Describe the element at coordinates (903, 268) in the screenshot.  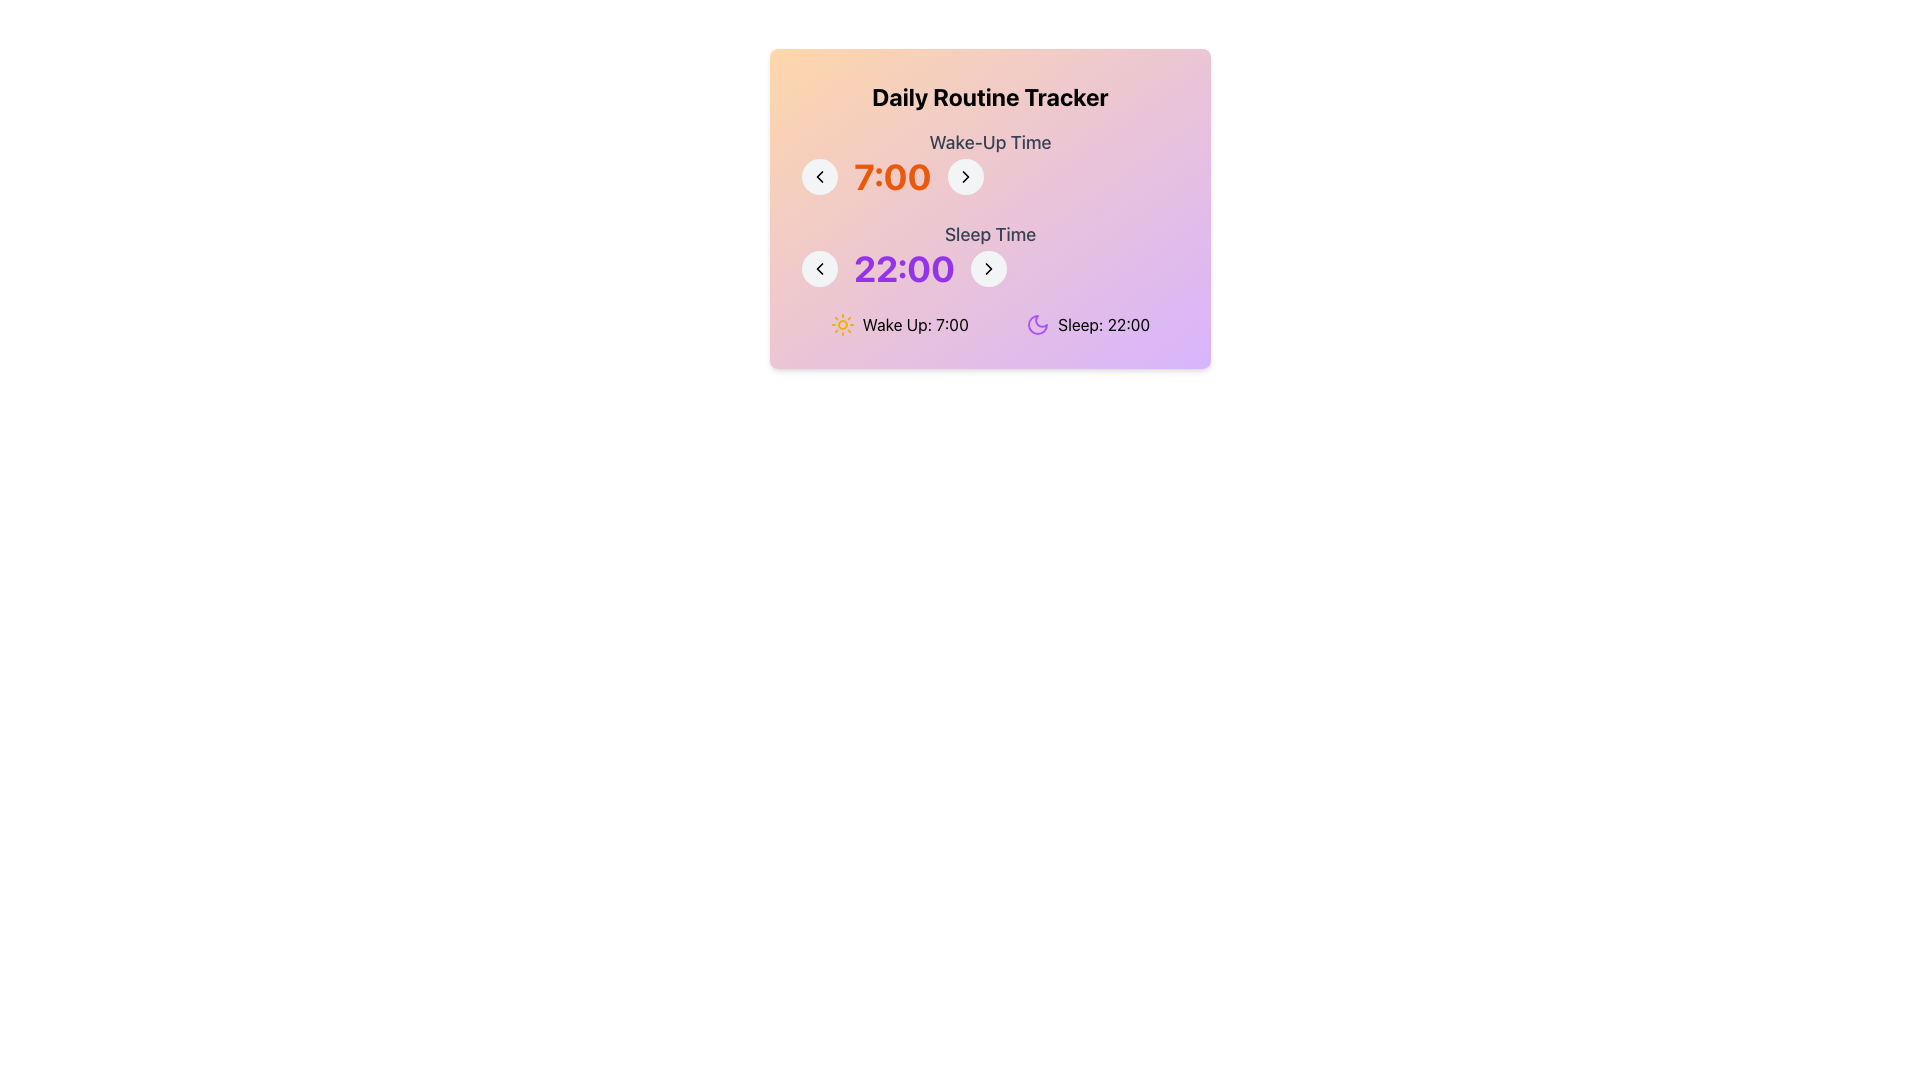
I see `the static text label displaying the time '22:00' located in the 'Sleep Time' section of the UI, which is centrally aligned between two navigation buttons` at that location.